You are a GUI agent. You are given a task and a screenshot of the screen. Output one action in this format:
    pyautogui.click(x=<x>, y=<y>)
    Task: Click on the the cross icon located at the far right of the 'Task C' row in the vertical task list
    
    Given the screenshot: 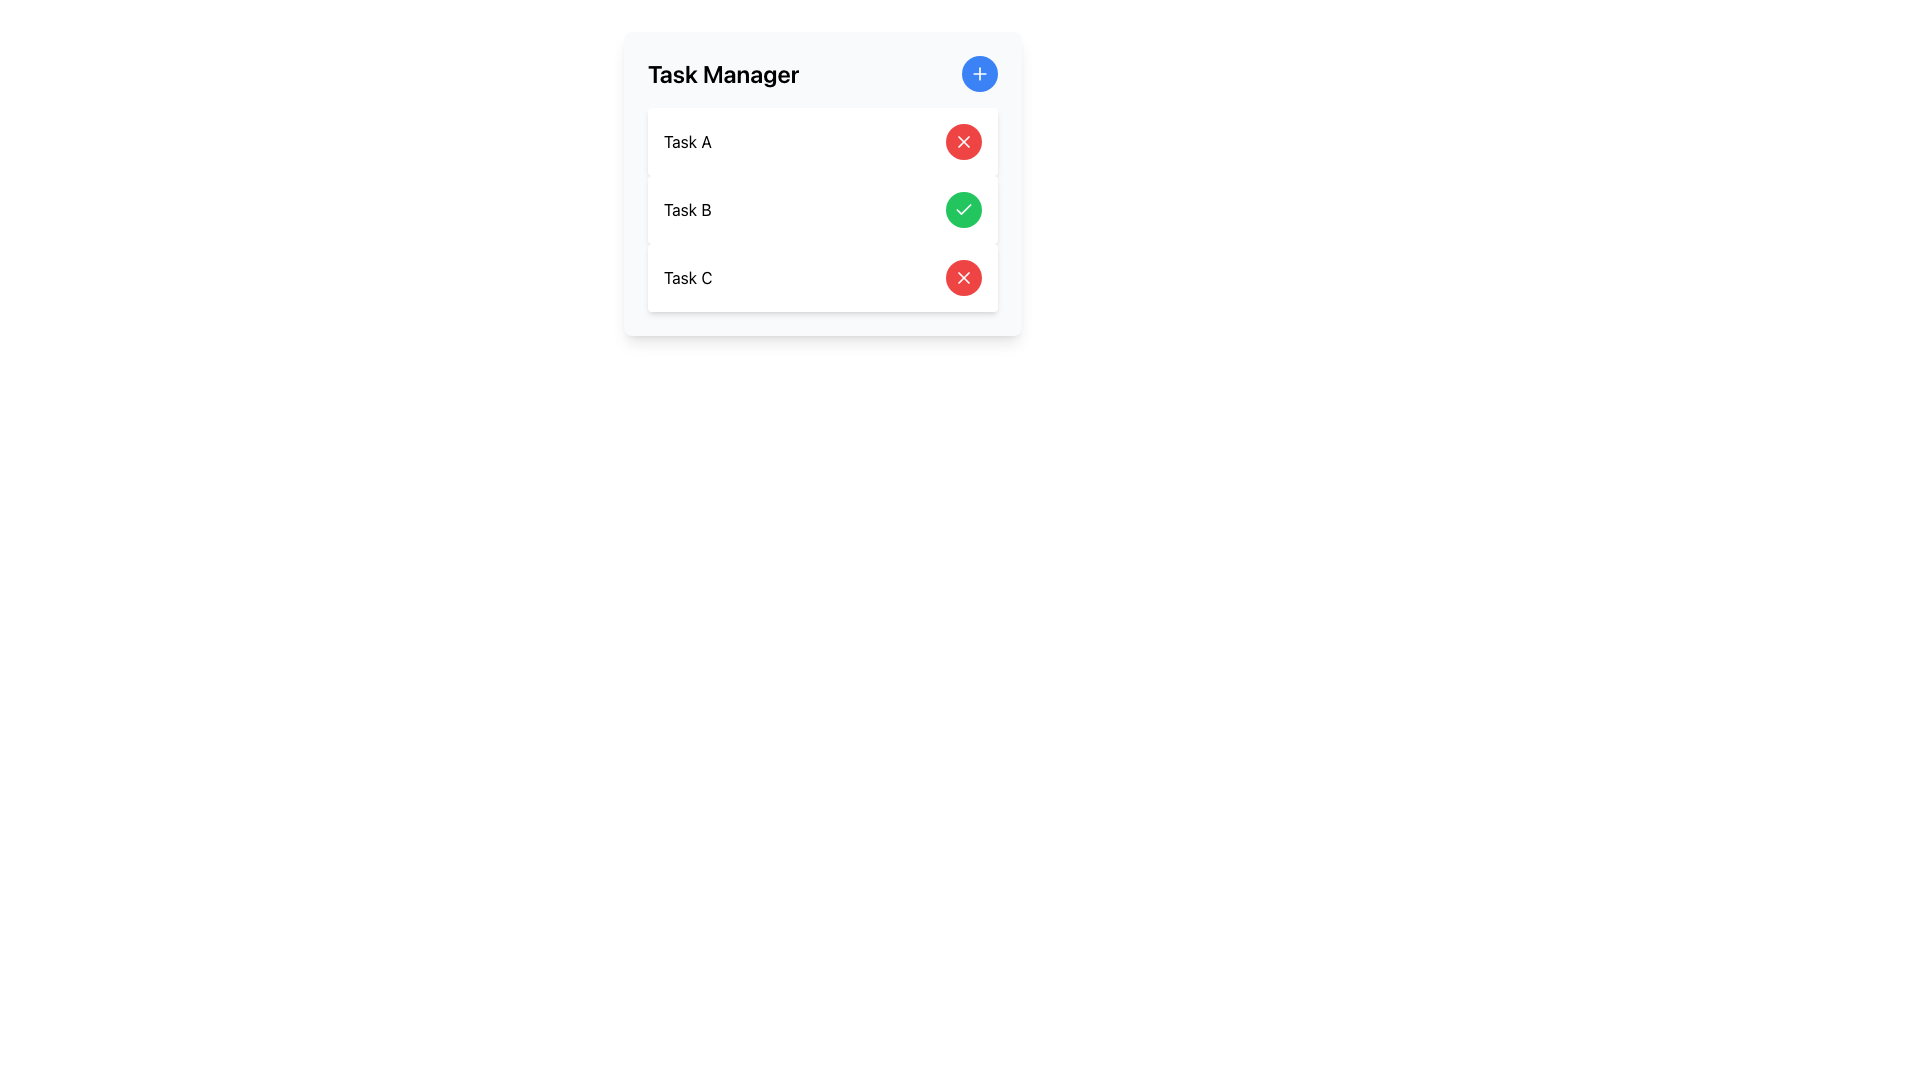 What is the action you would take?
    pyautogui.click(x=964, y=141)
    